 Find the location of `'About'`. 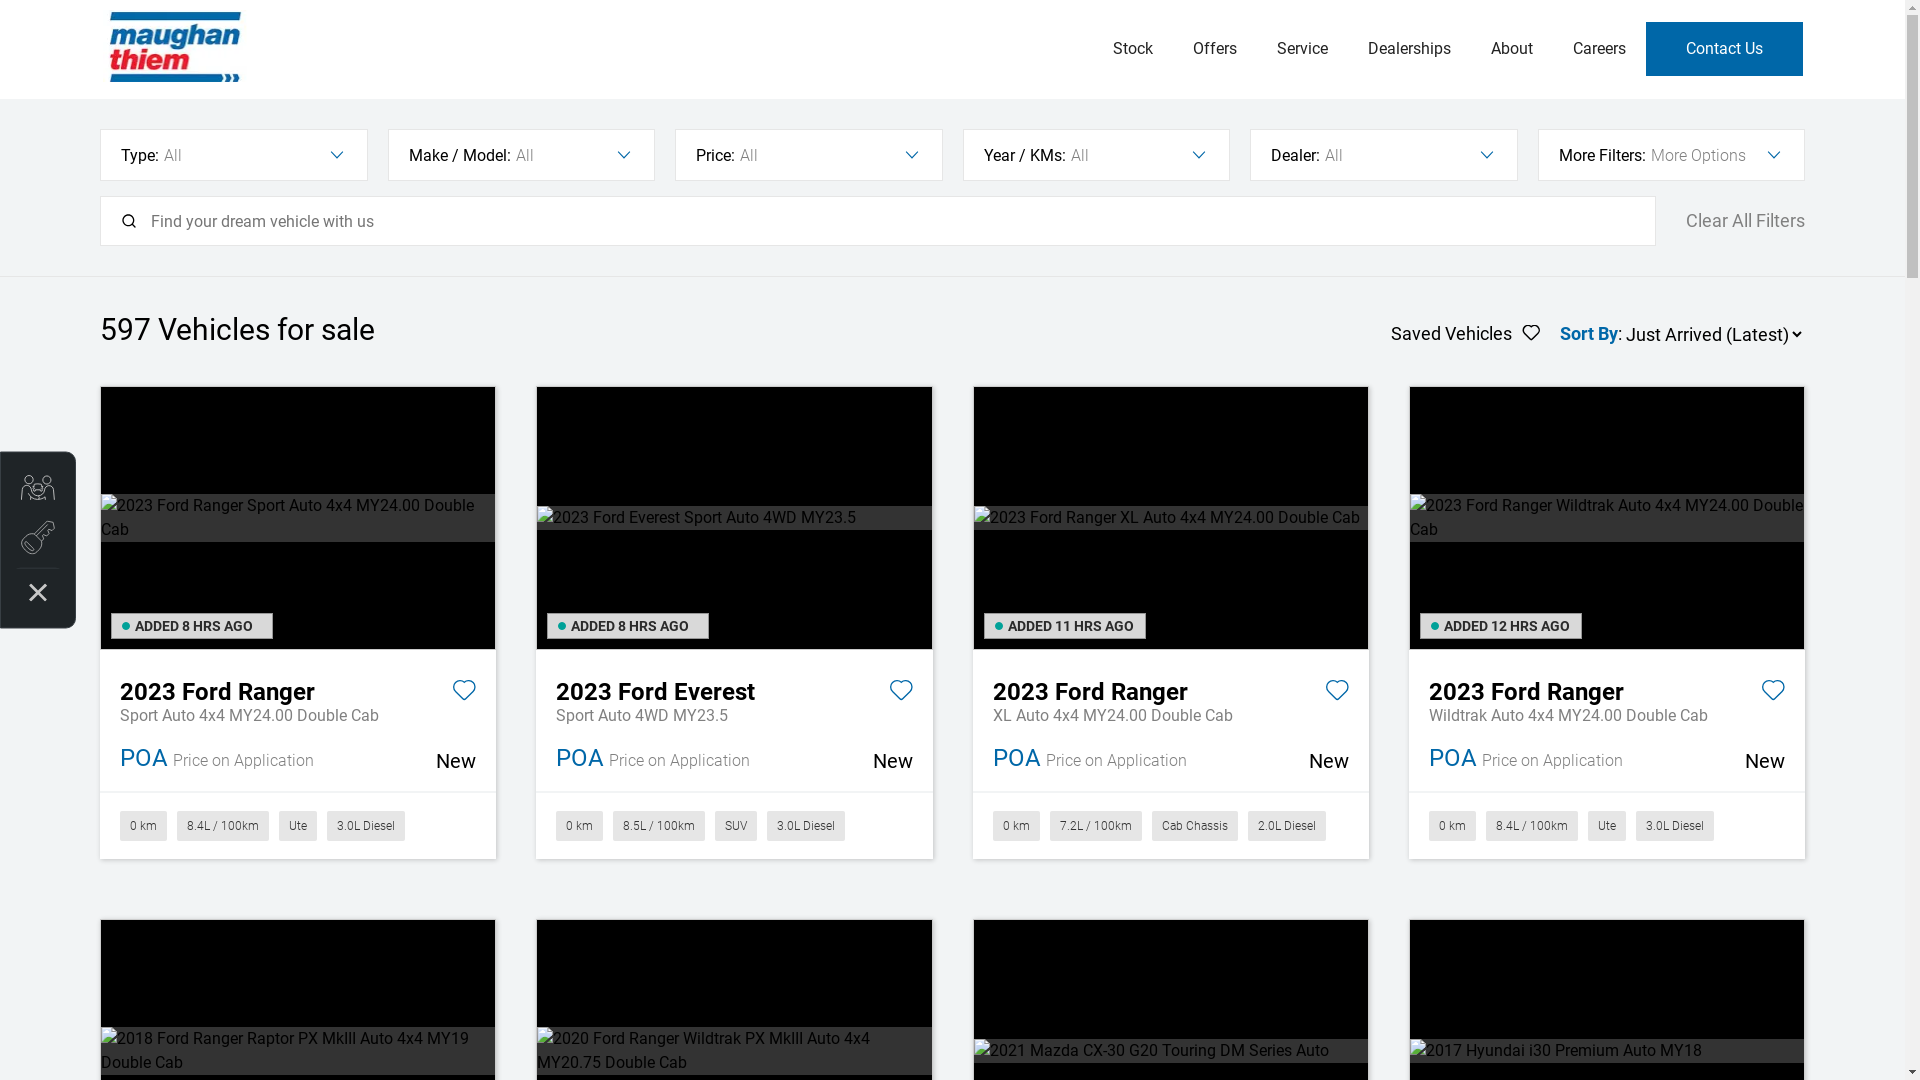

'About' is located at coordinates (1511, 48).